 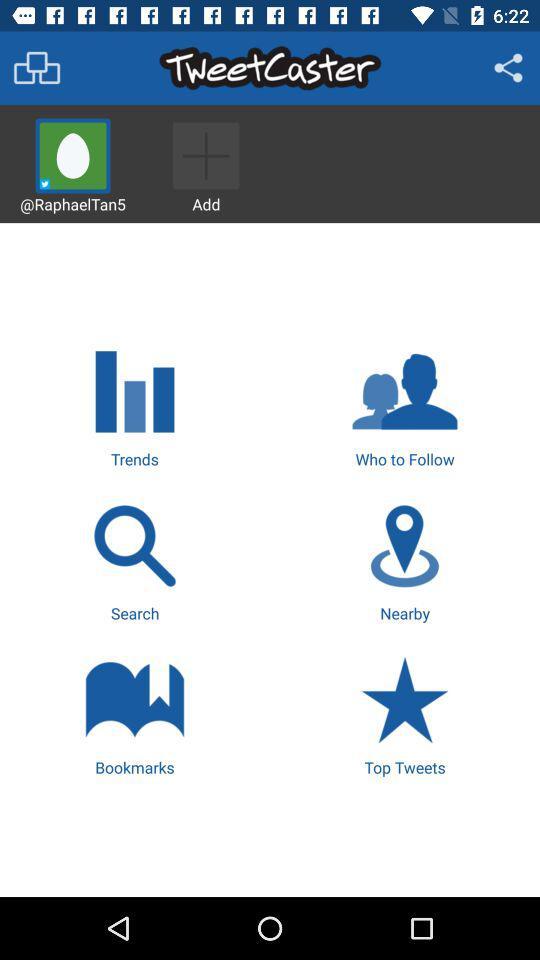 I want to click on item next to the search icon, so click(x=405, y=560).